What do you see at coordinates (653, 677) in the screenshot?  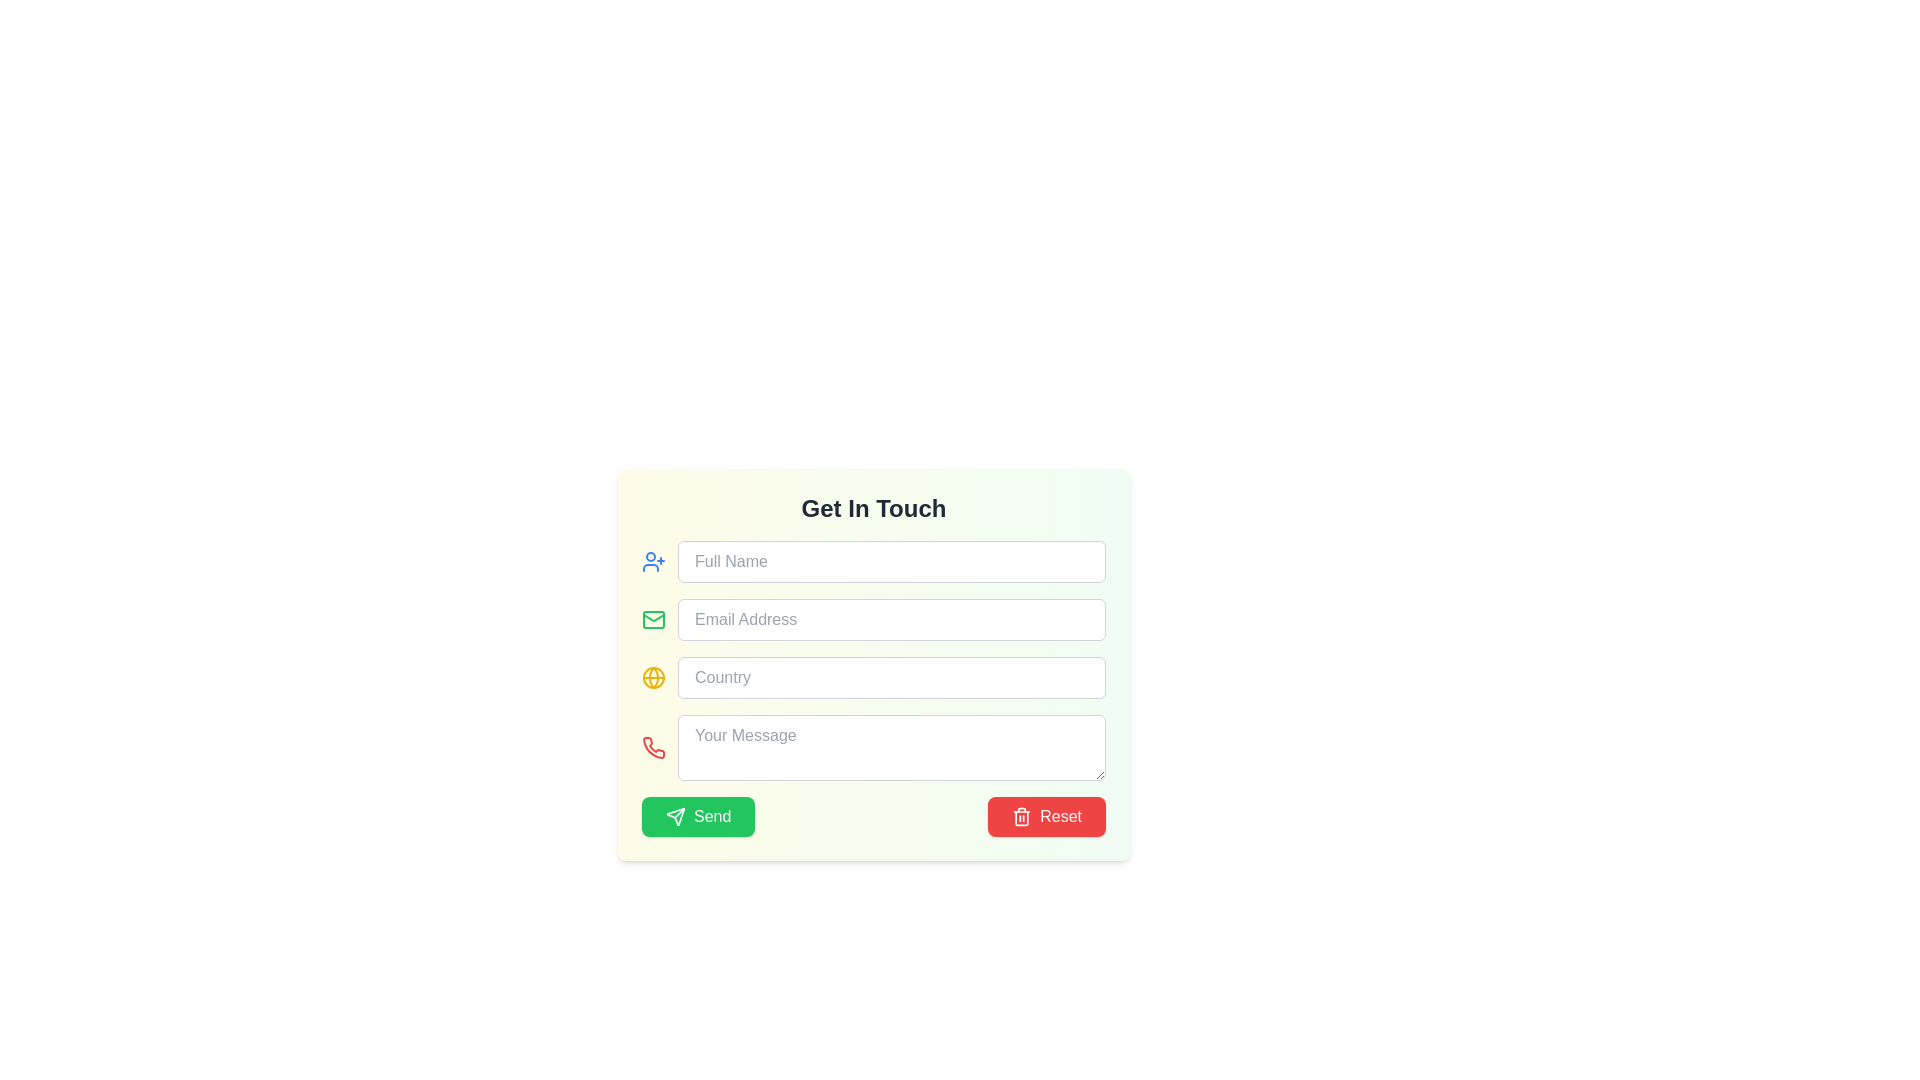 I see `the globe icon with a yellow outline, which is located above the 'Country' text input field` at bounding box center [653, 677].